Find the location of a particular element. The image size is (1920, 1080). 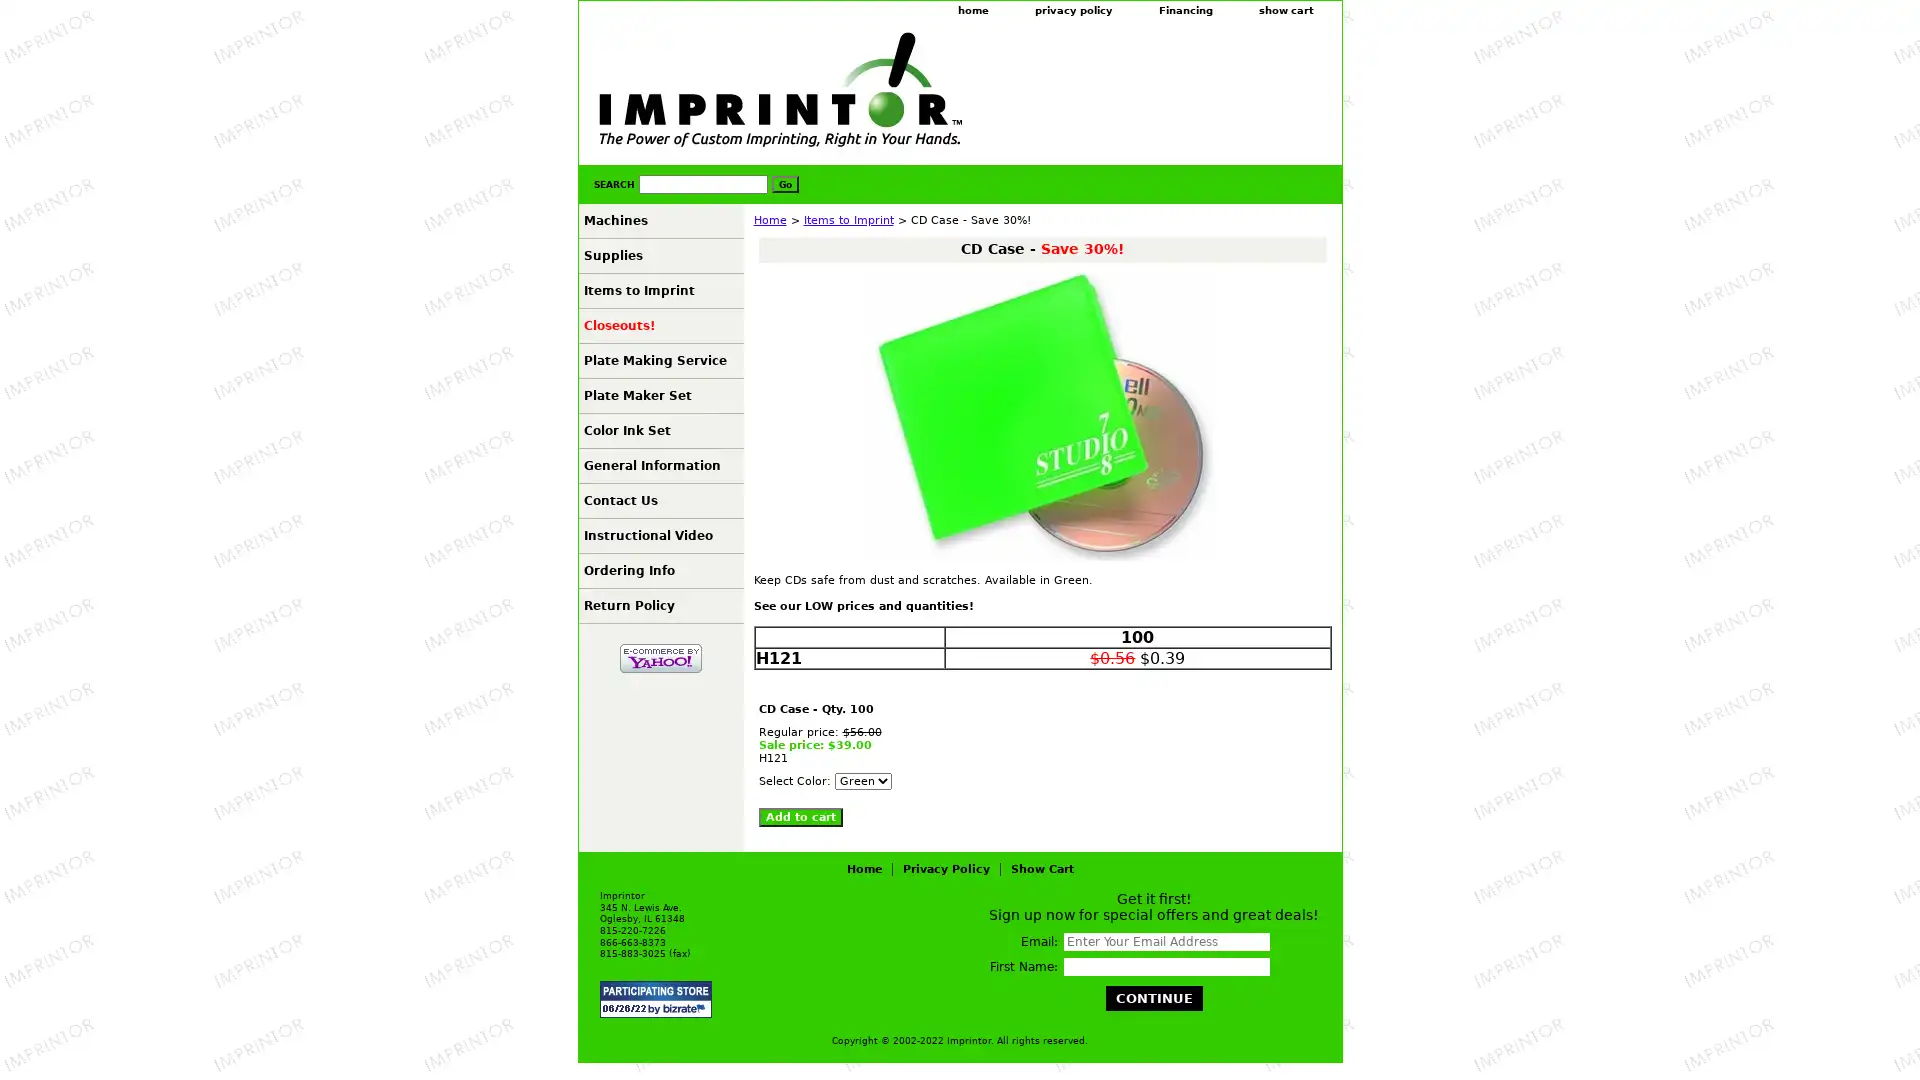

Add to cart is located at coordinates (800, 817).